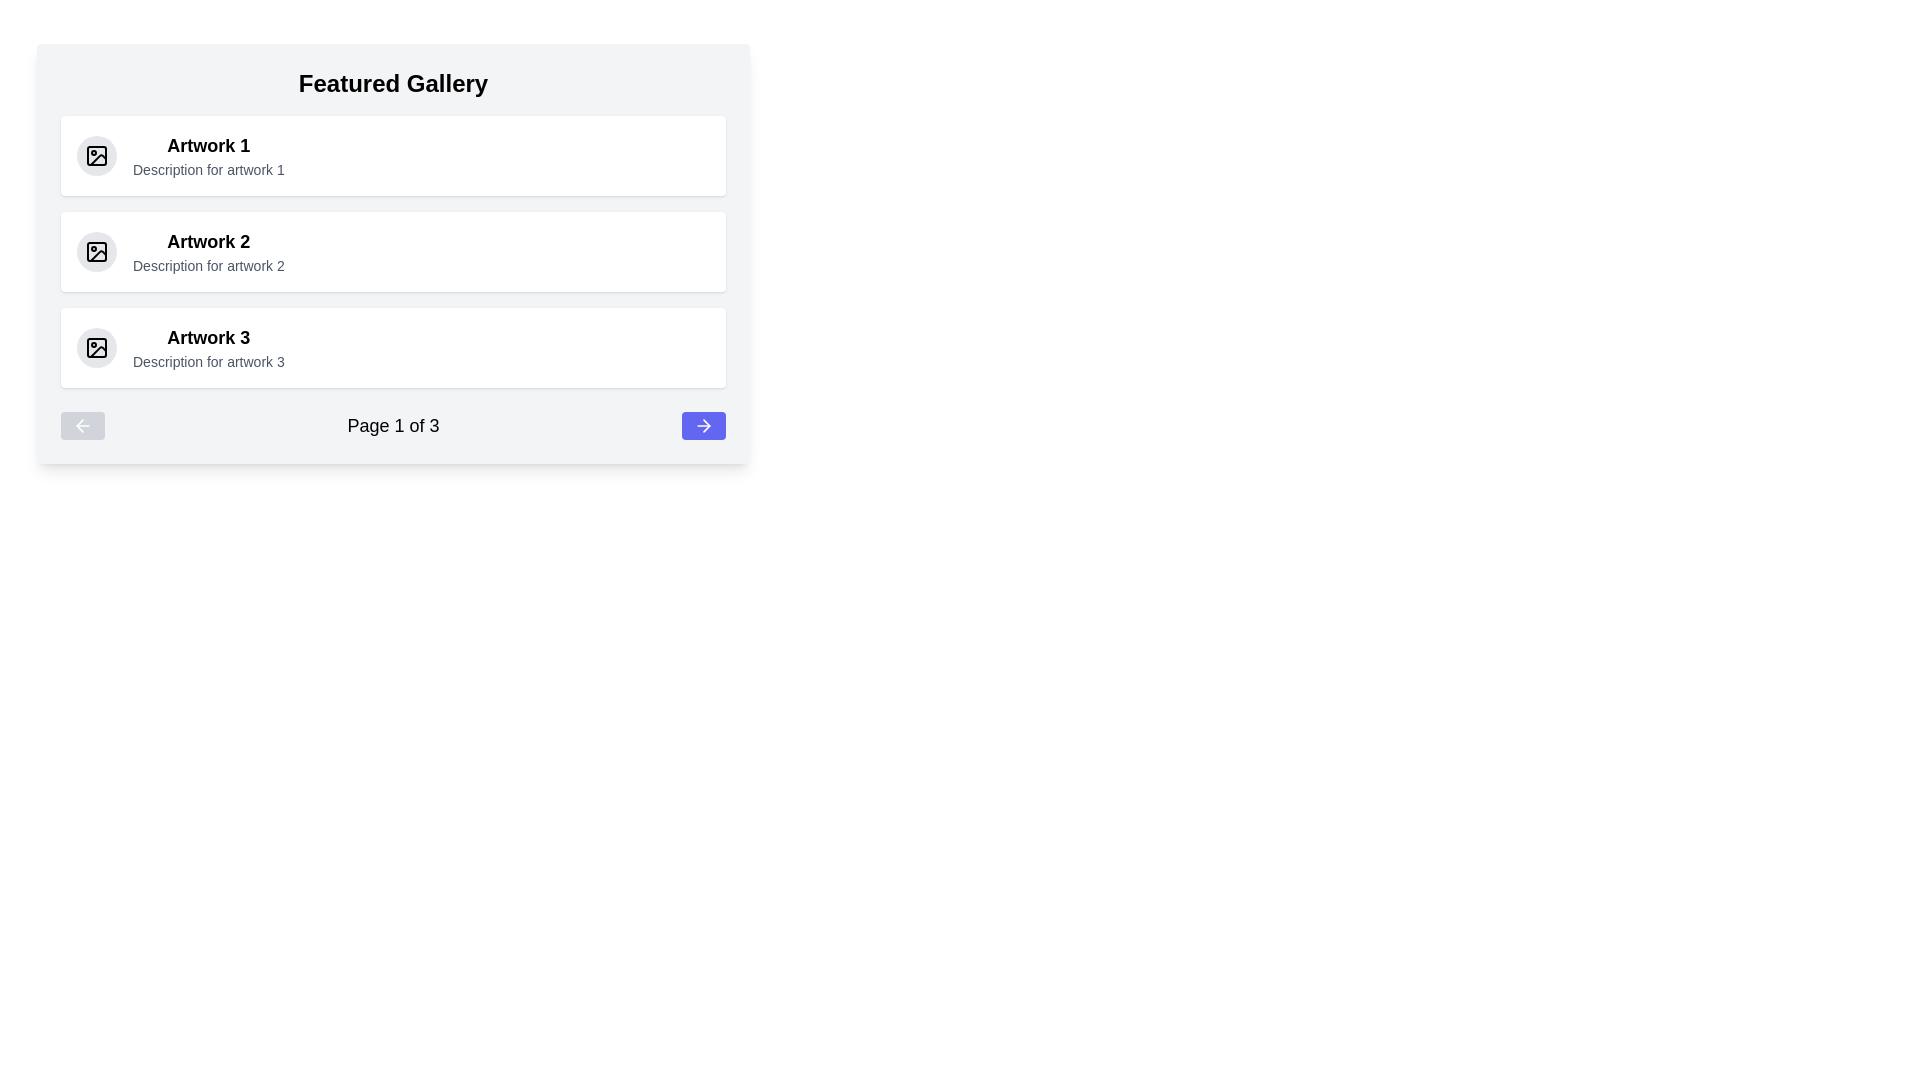  What do you see at coordinates (208, 241) in the screenshot?
I see `the Text label for 'Artwork 2' in the 'Featured Gallery' section, which is centrally positioned in the second card of a vertically stacked list` at bounding box center [208, 241].